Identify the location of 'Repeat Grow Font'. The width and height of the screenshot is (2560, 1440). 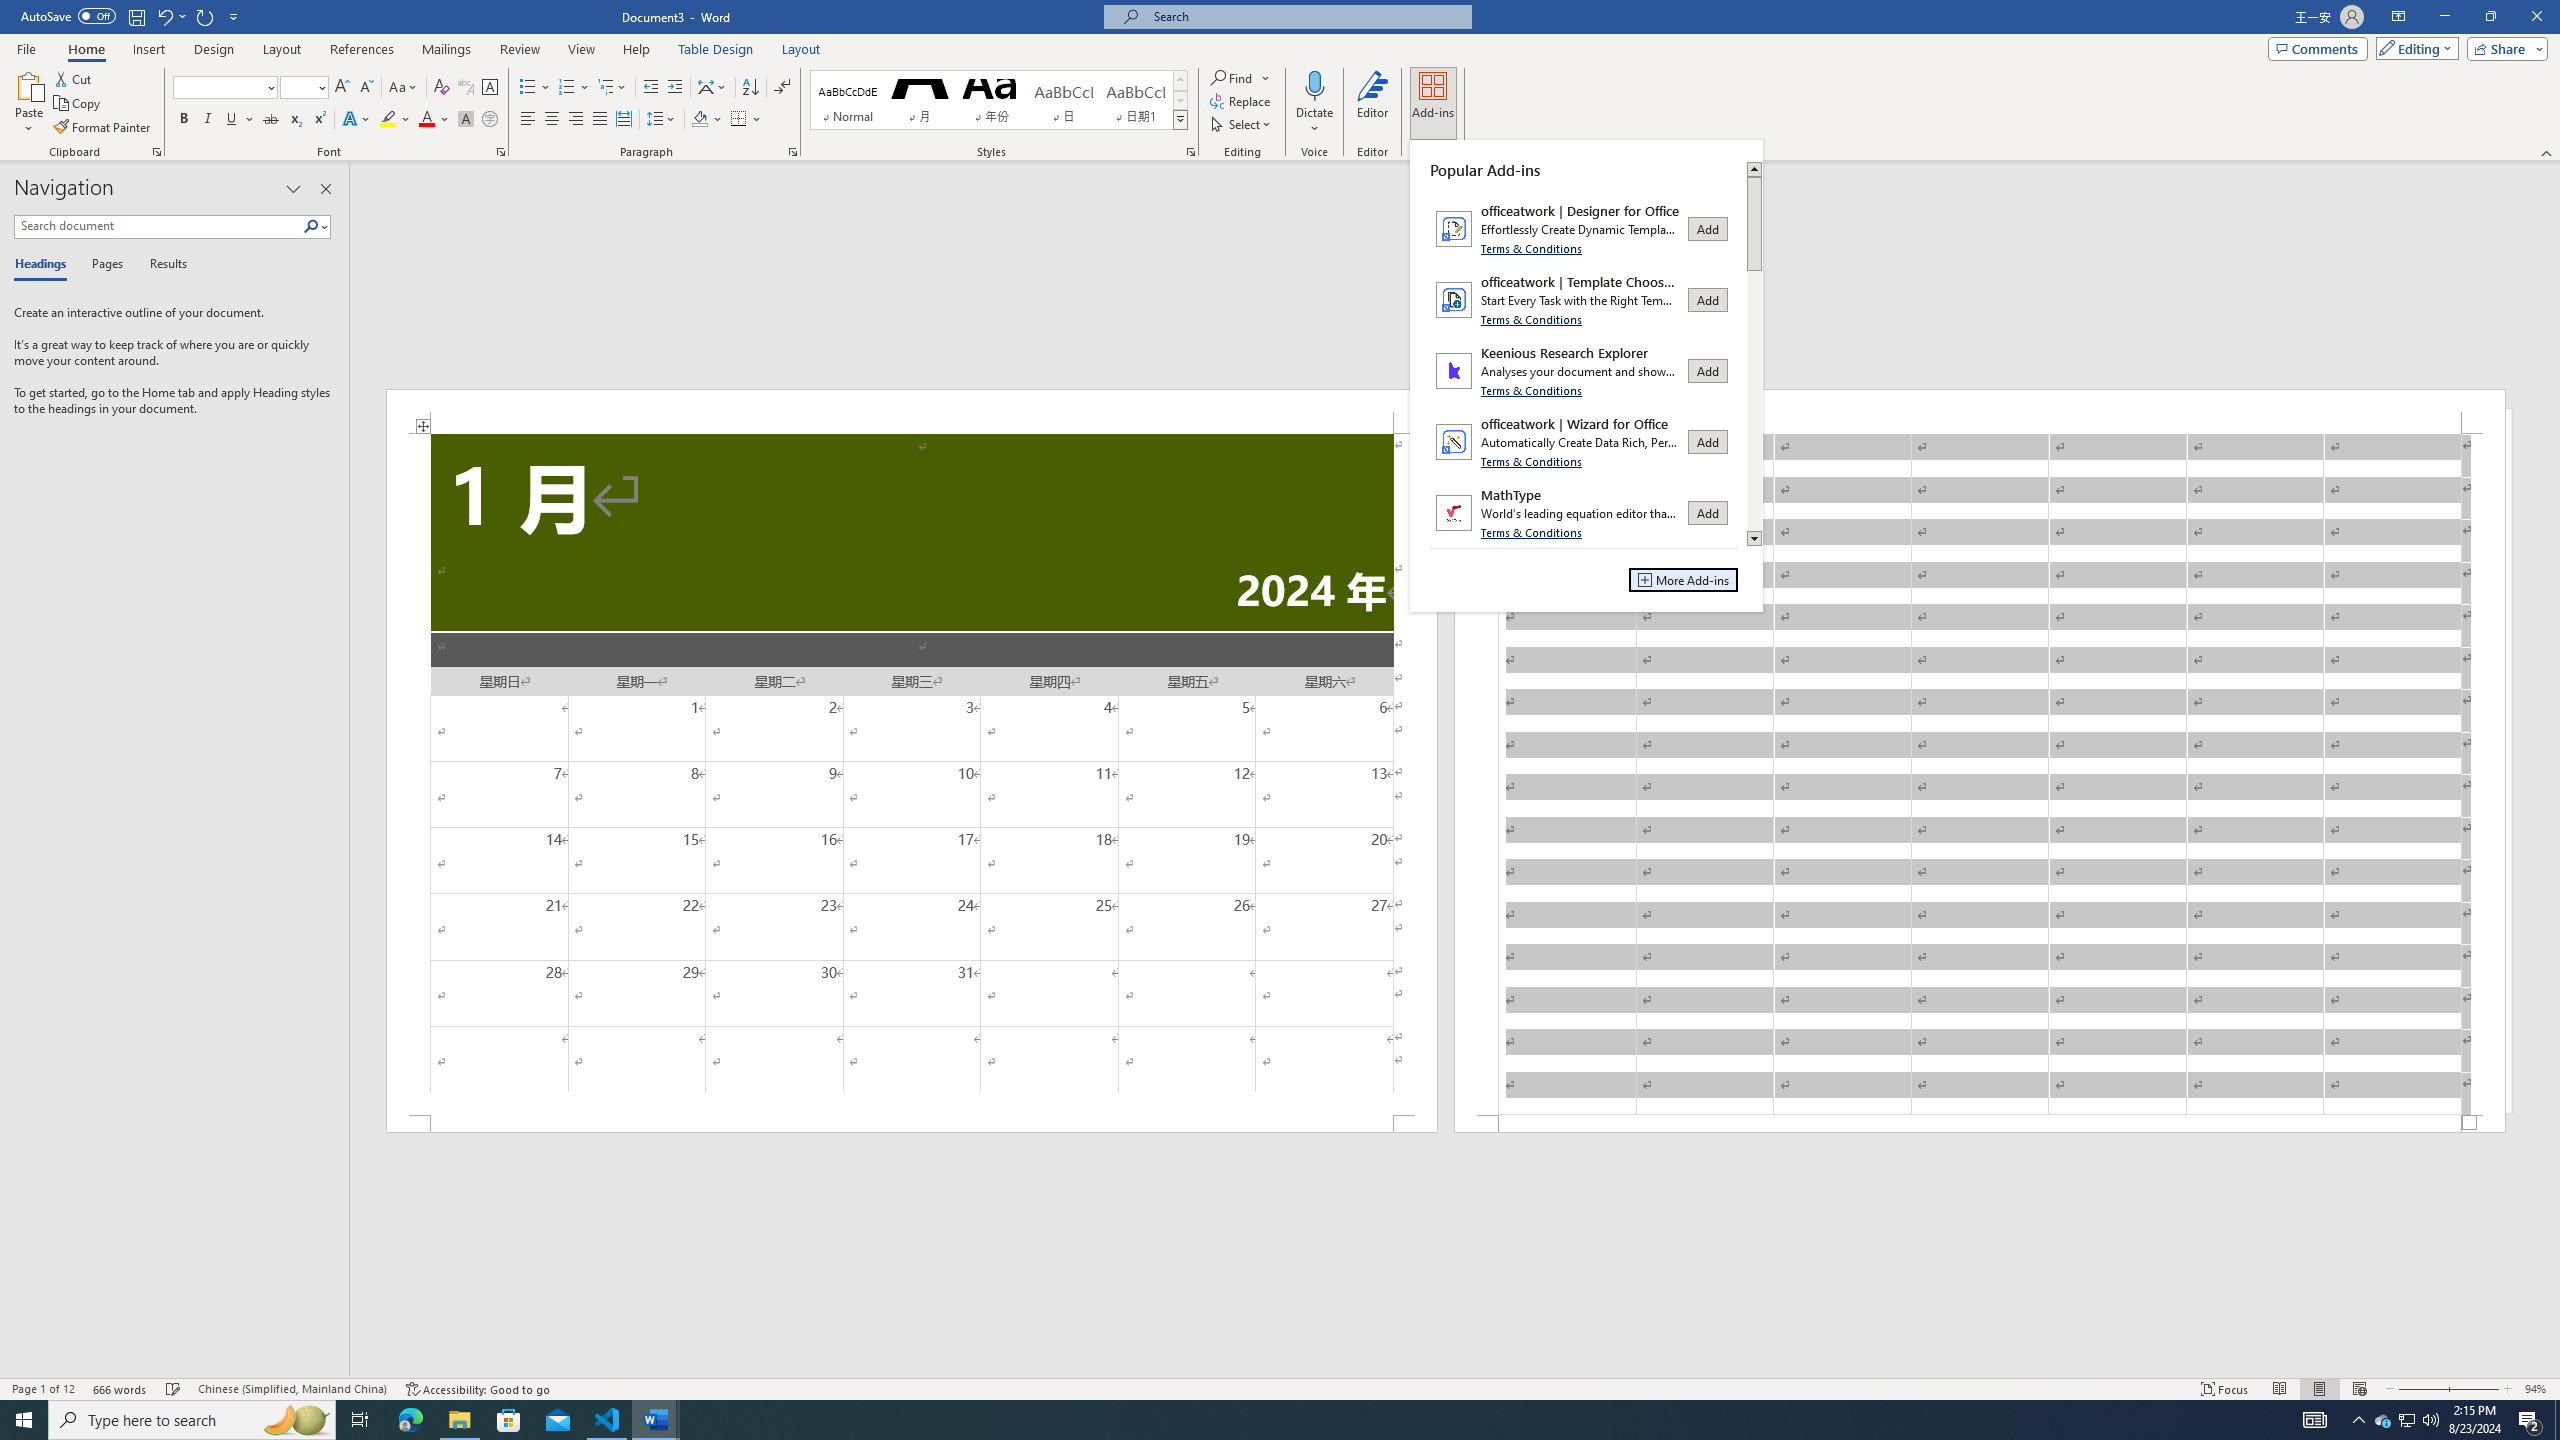
(205, 15).